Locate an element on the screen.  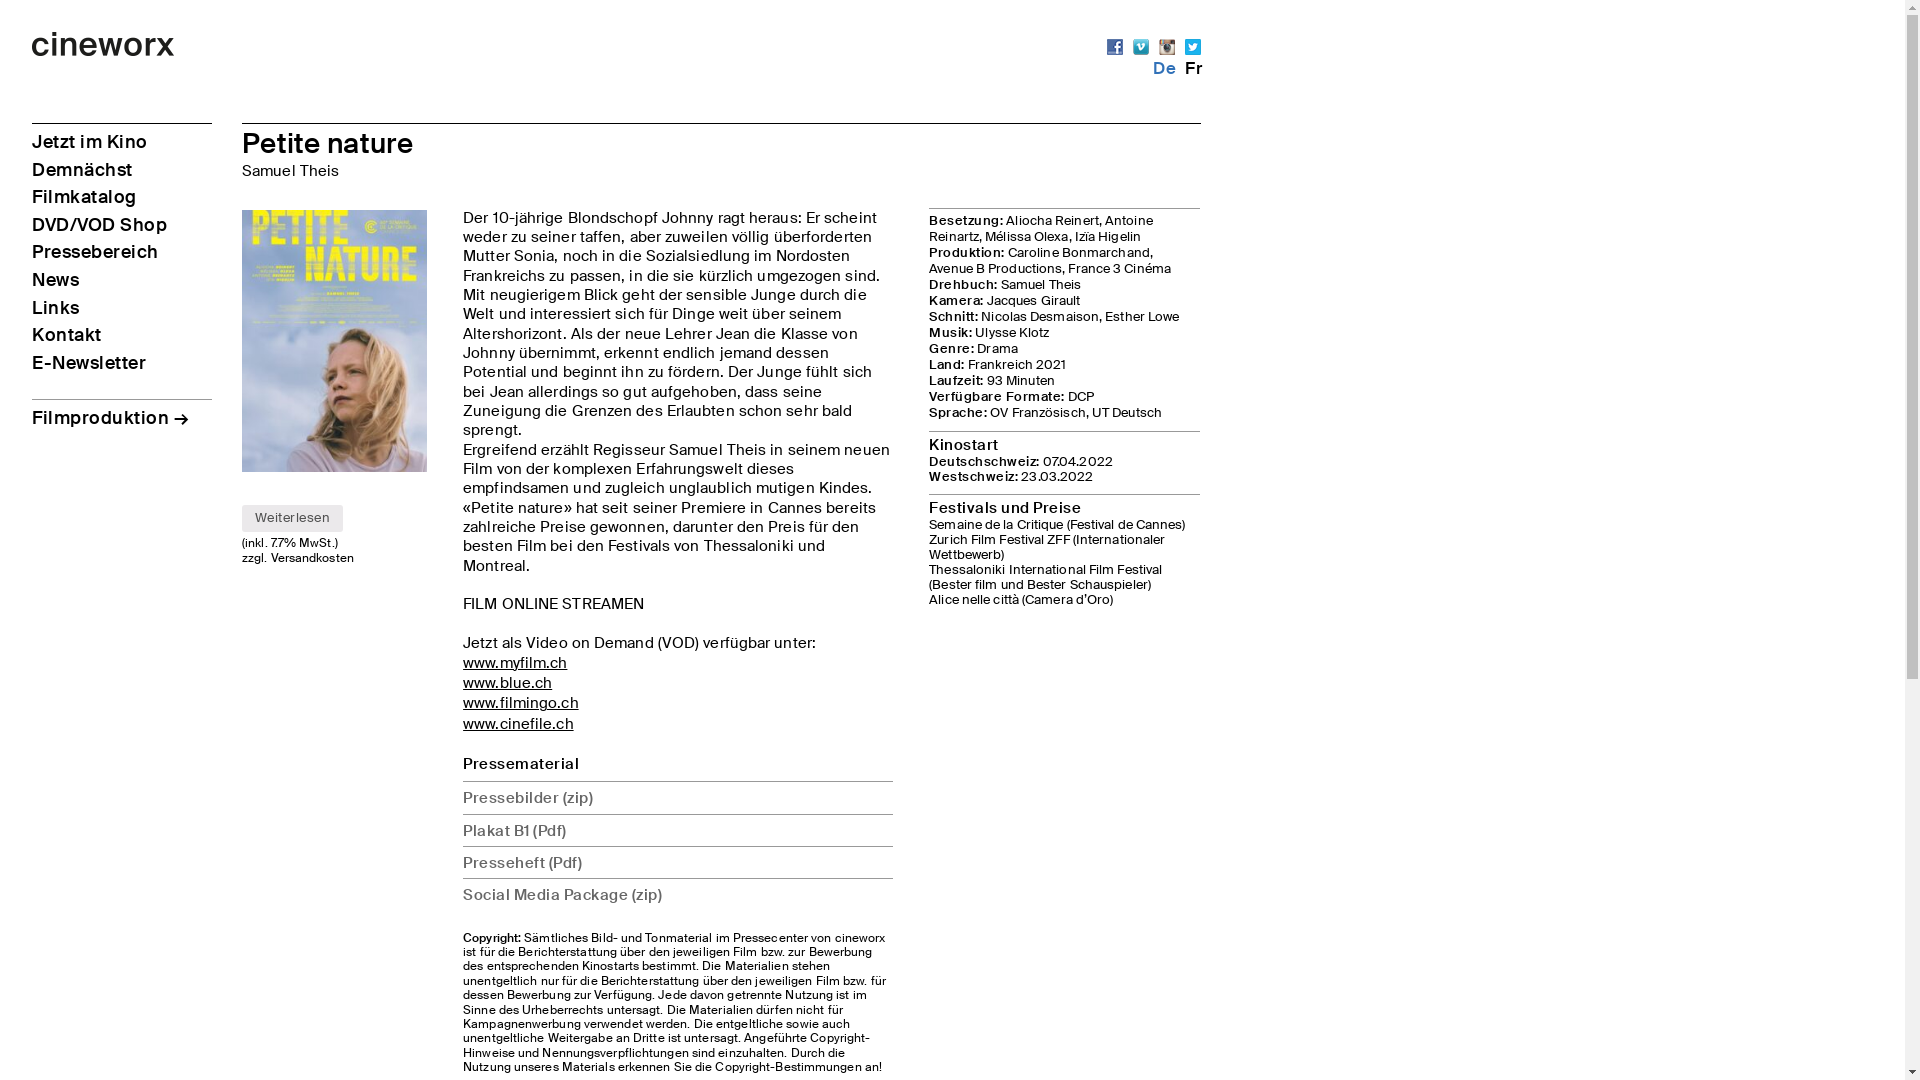
'Links' is located at coordinates (56, 308).